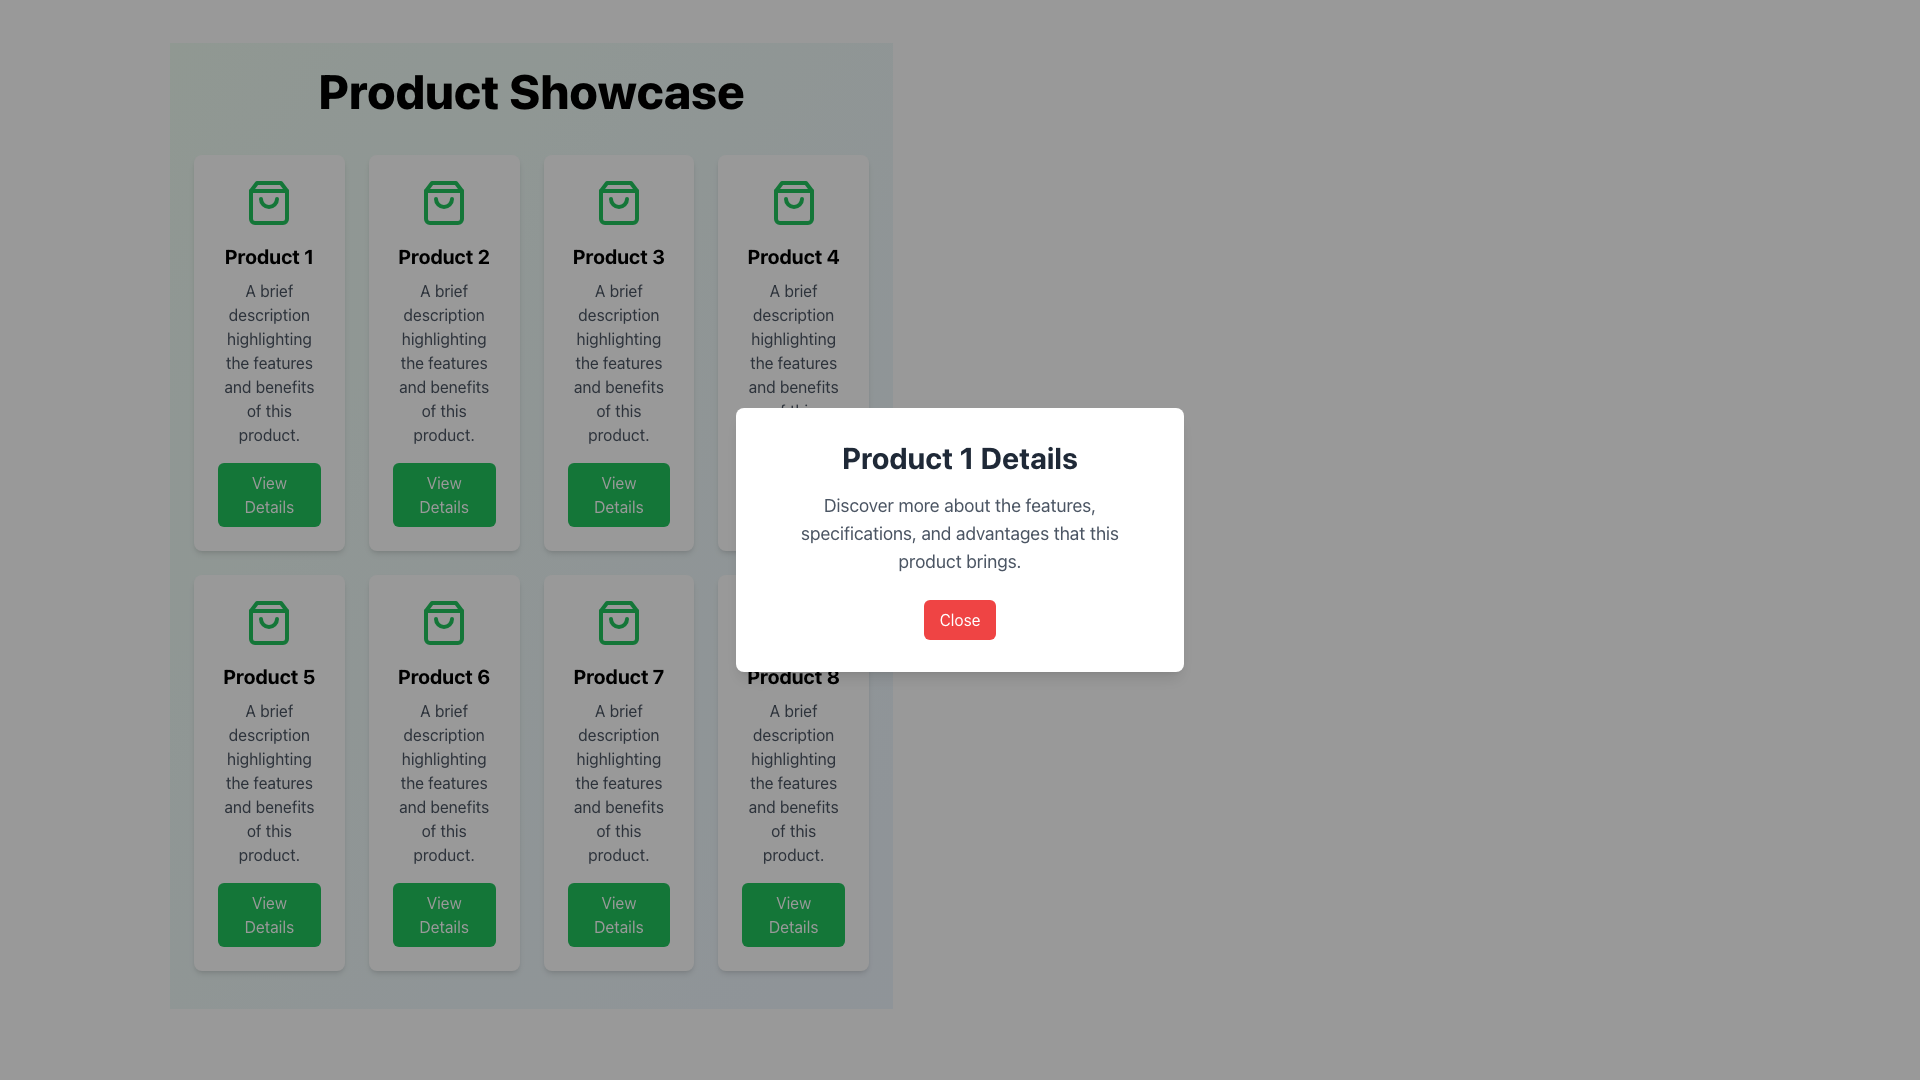  Describe the element at coordinates (268, 203) in the screenshot. I see `the green outlined shopping bag icon located at the top center of the 'Product 1' card` at that location.